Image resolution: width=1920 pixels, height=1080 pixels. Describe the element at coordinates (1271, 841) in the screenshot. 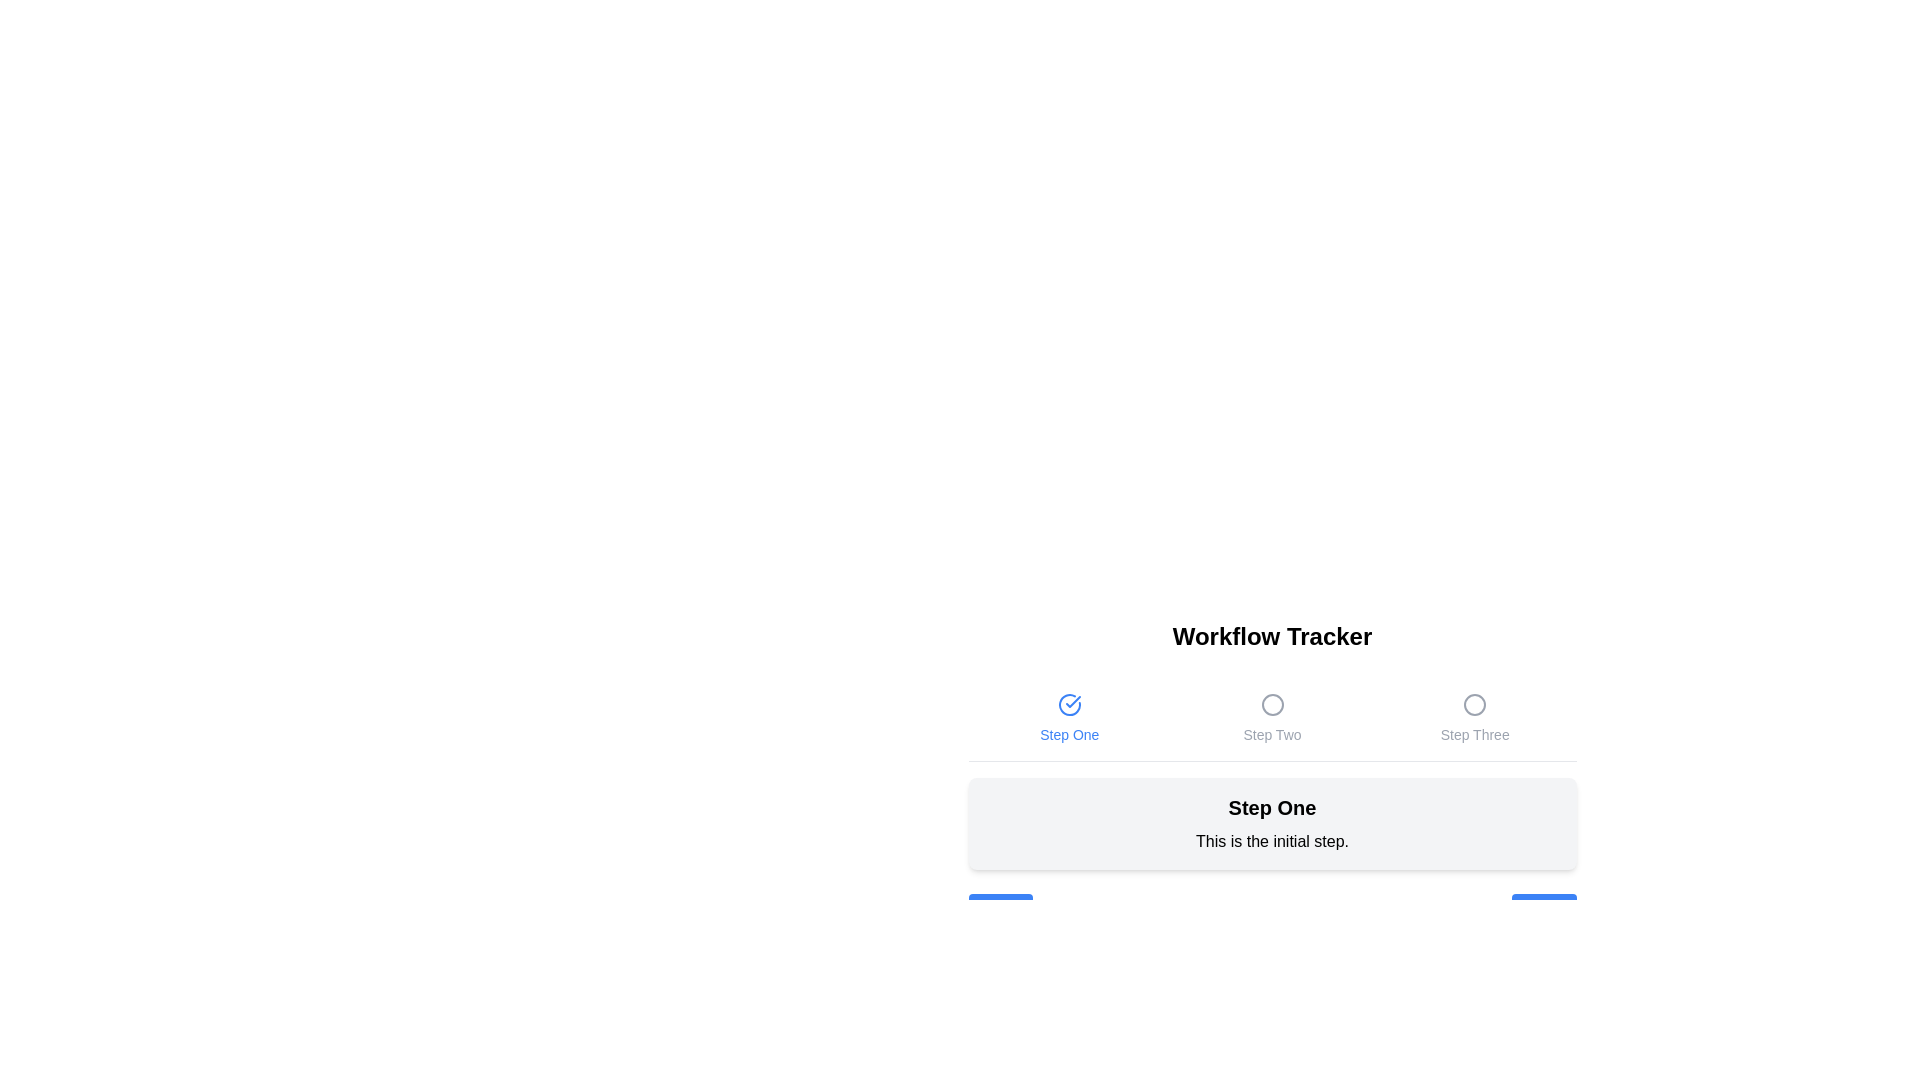

I see `the text element that contains 'This is the initial step.', which is styled in a standard font and located within a light gray rounded box at the bottom of the display` at that location.